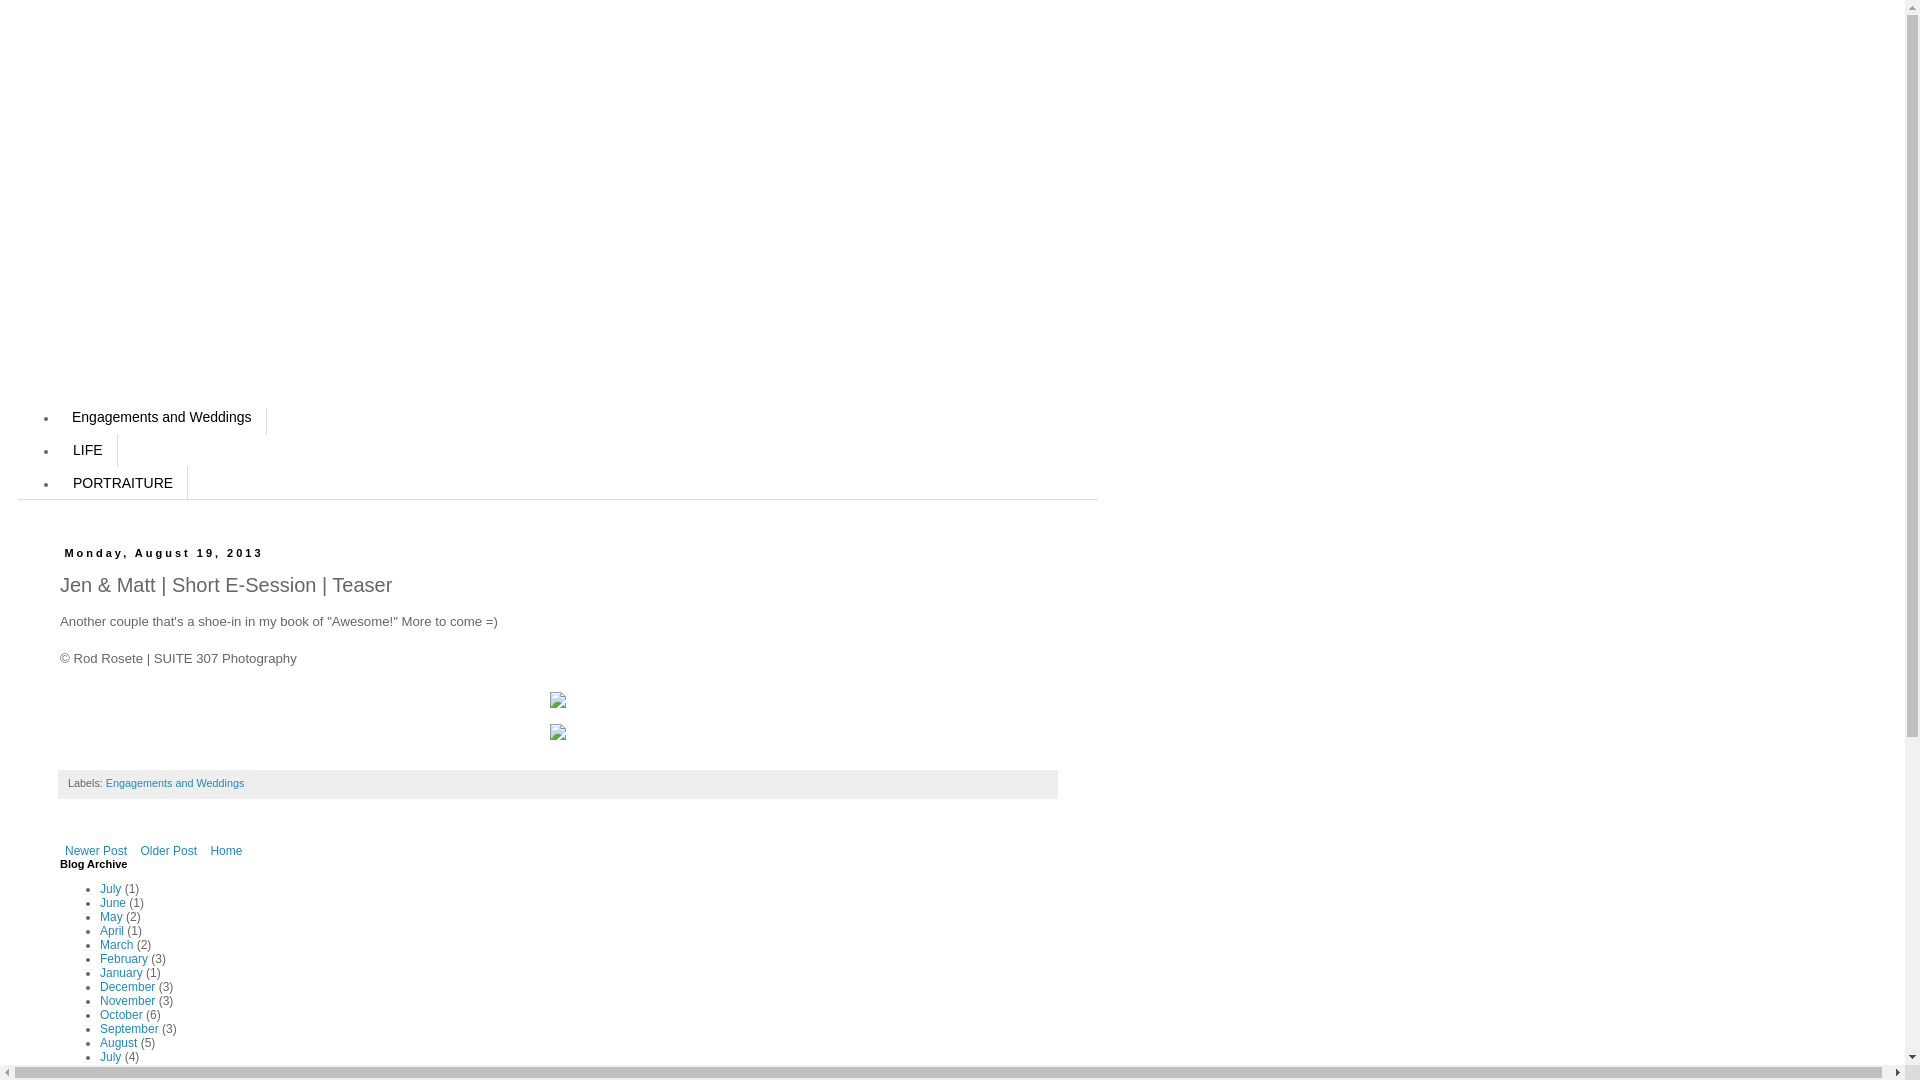  Describe the element at coordinates (99, 971) in the screenshot. I see `'January'` at that location.